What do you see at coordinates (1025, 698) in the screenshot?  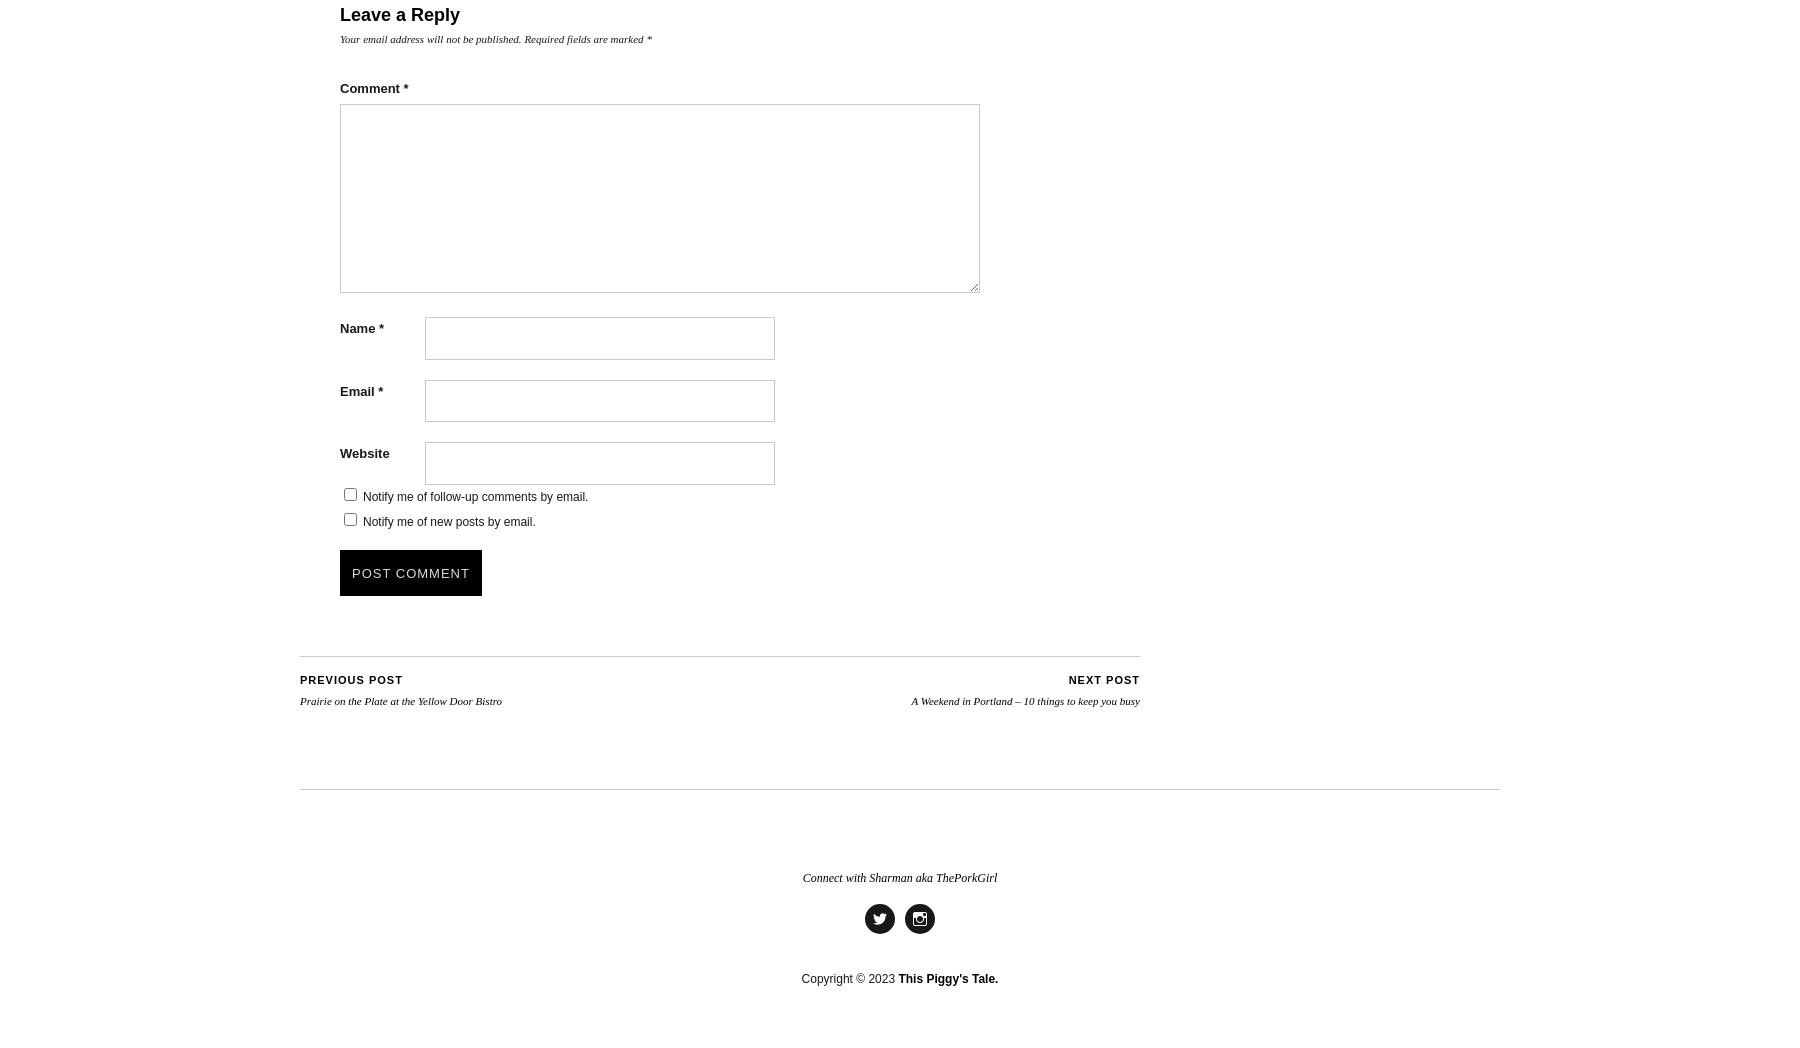 I see `'A Weekend in Portland – 10 things to keep you busy'` at bounding box center [1025, 698].